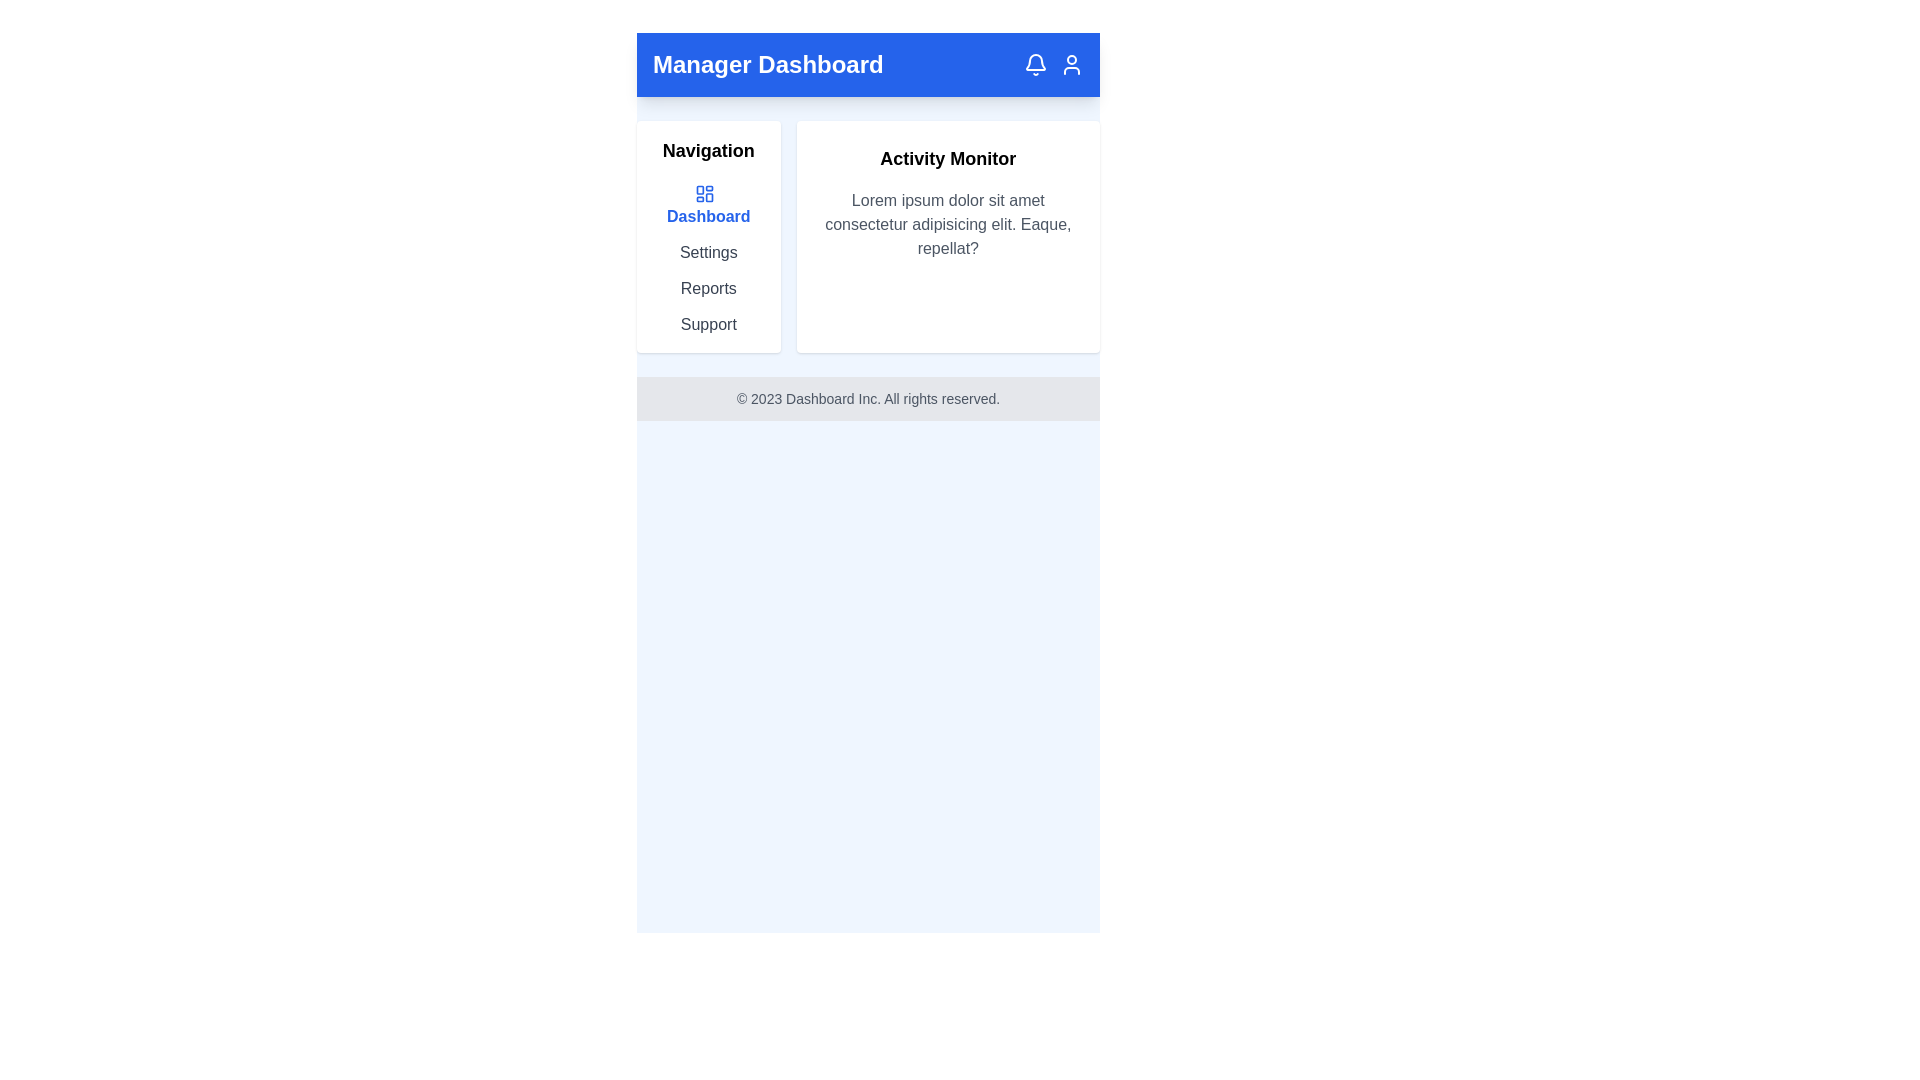  Describe the element at coordinates (1036, 64) in the screenshot. I see `the notification indicator icon located near the top-right corner of the application's header` at that location.